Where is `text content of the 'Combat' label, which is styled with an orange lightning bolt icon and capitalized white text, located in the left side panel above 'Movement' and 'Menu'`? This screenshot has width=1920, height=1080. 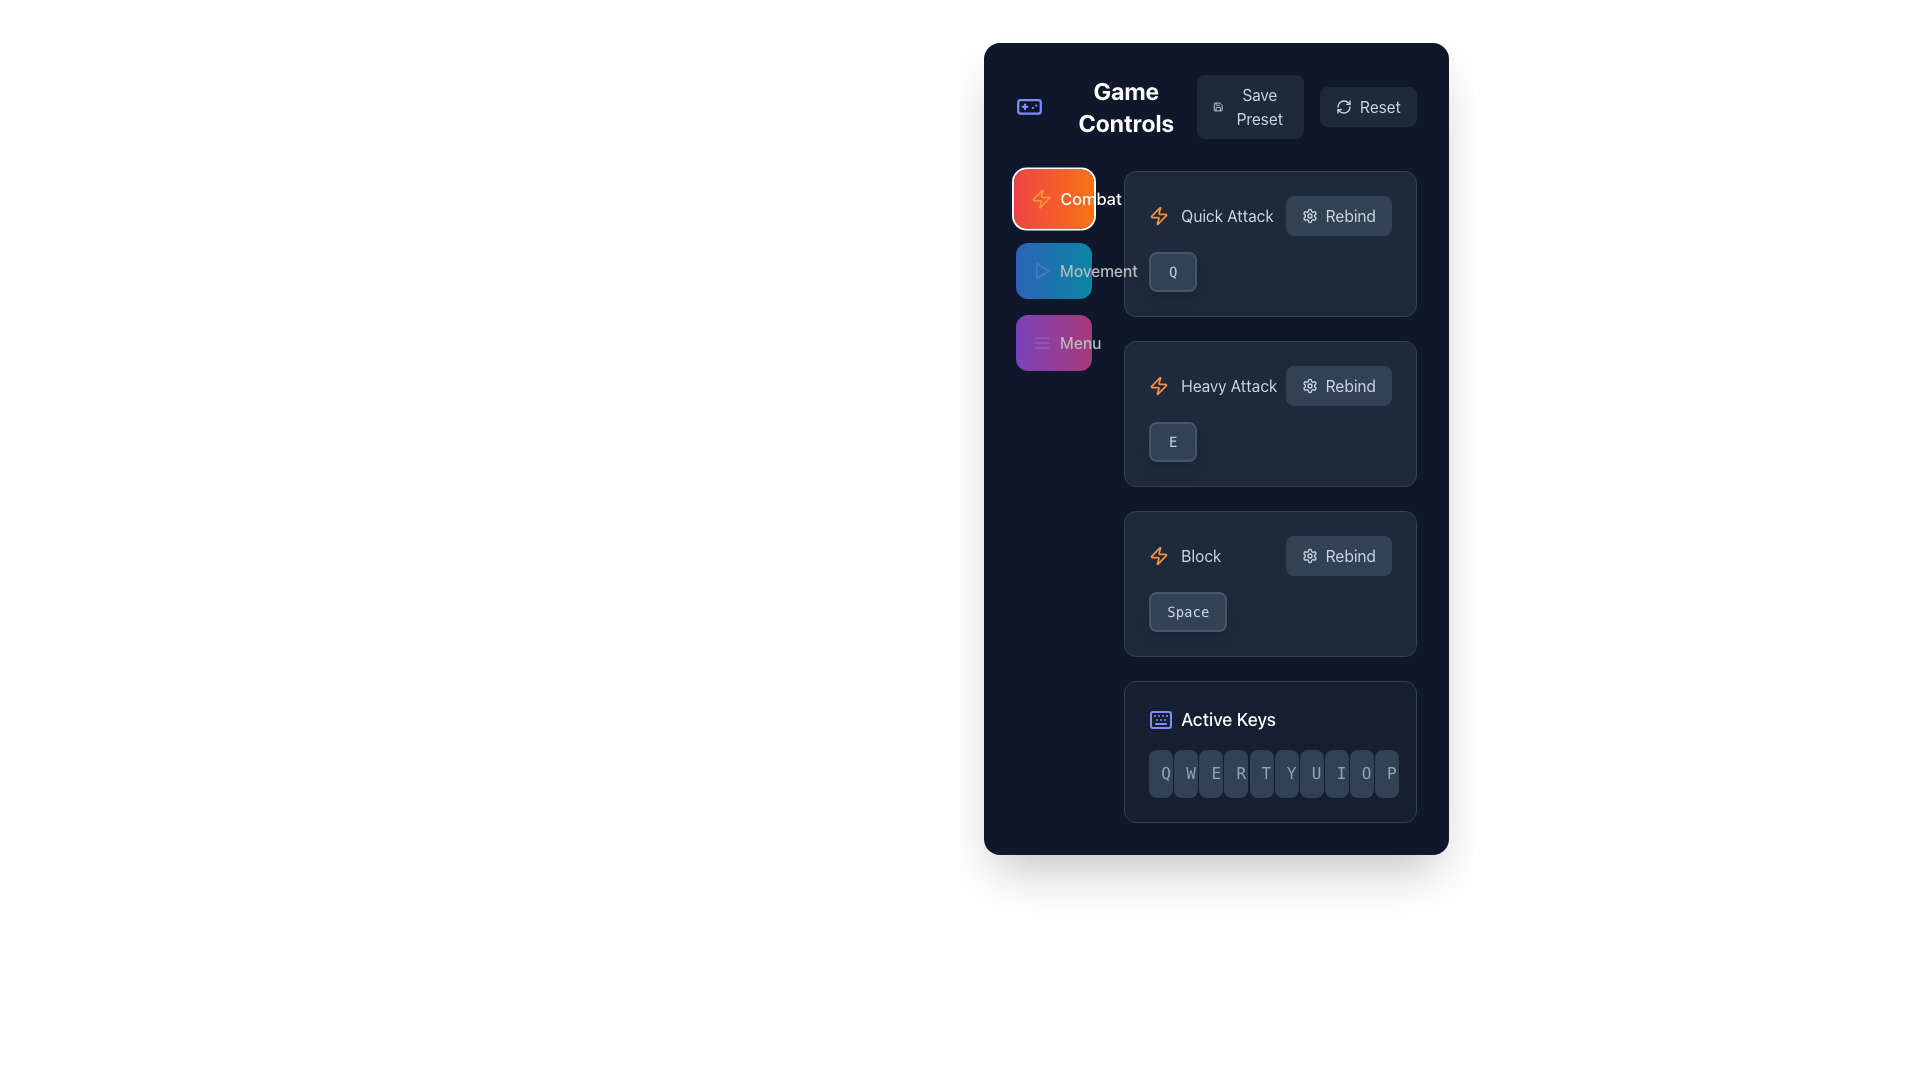
text content of the 'Combat' label, which is styled with an orange lightning bolt icon and capitalized white text, located in the left side panel above 'Movement' and 'Menu' is located at coordinates (1053, 199).